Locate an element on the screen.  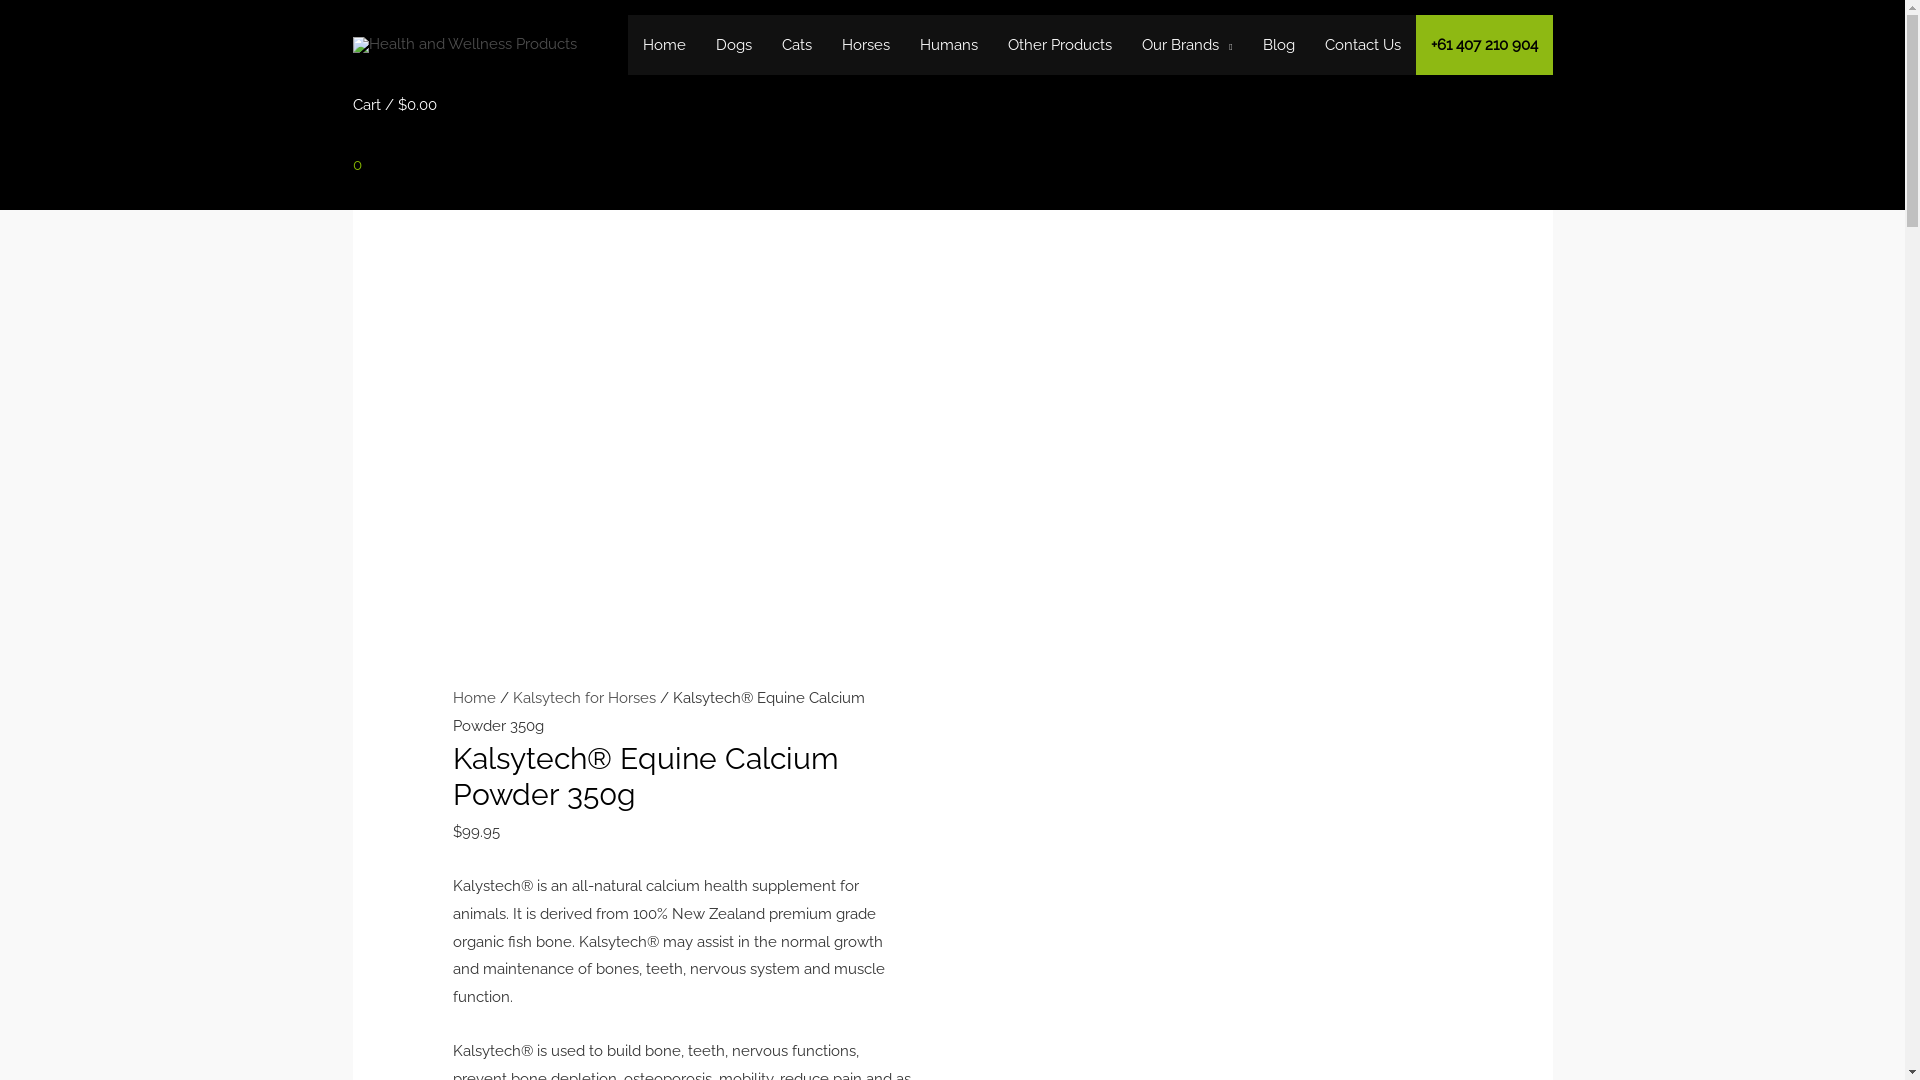
'Kalsytech for Horses' is located at coordinates (583, 697).